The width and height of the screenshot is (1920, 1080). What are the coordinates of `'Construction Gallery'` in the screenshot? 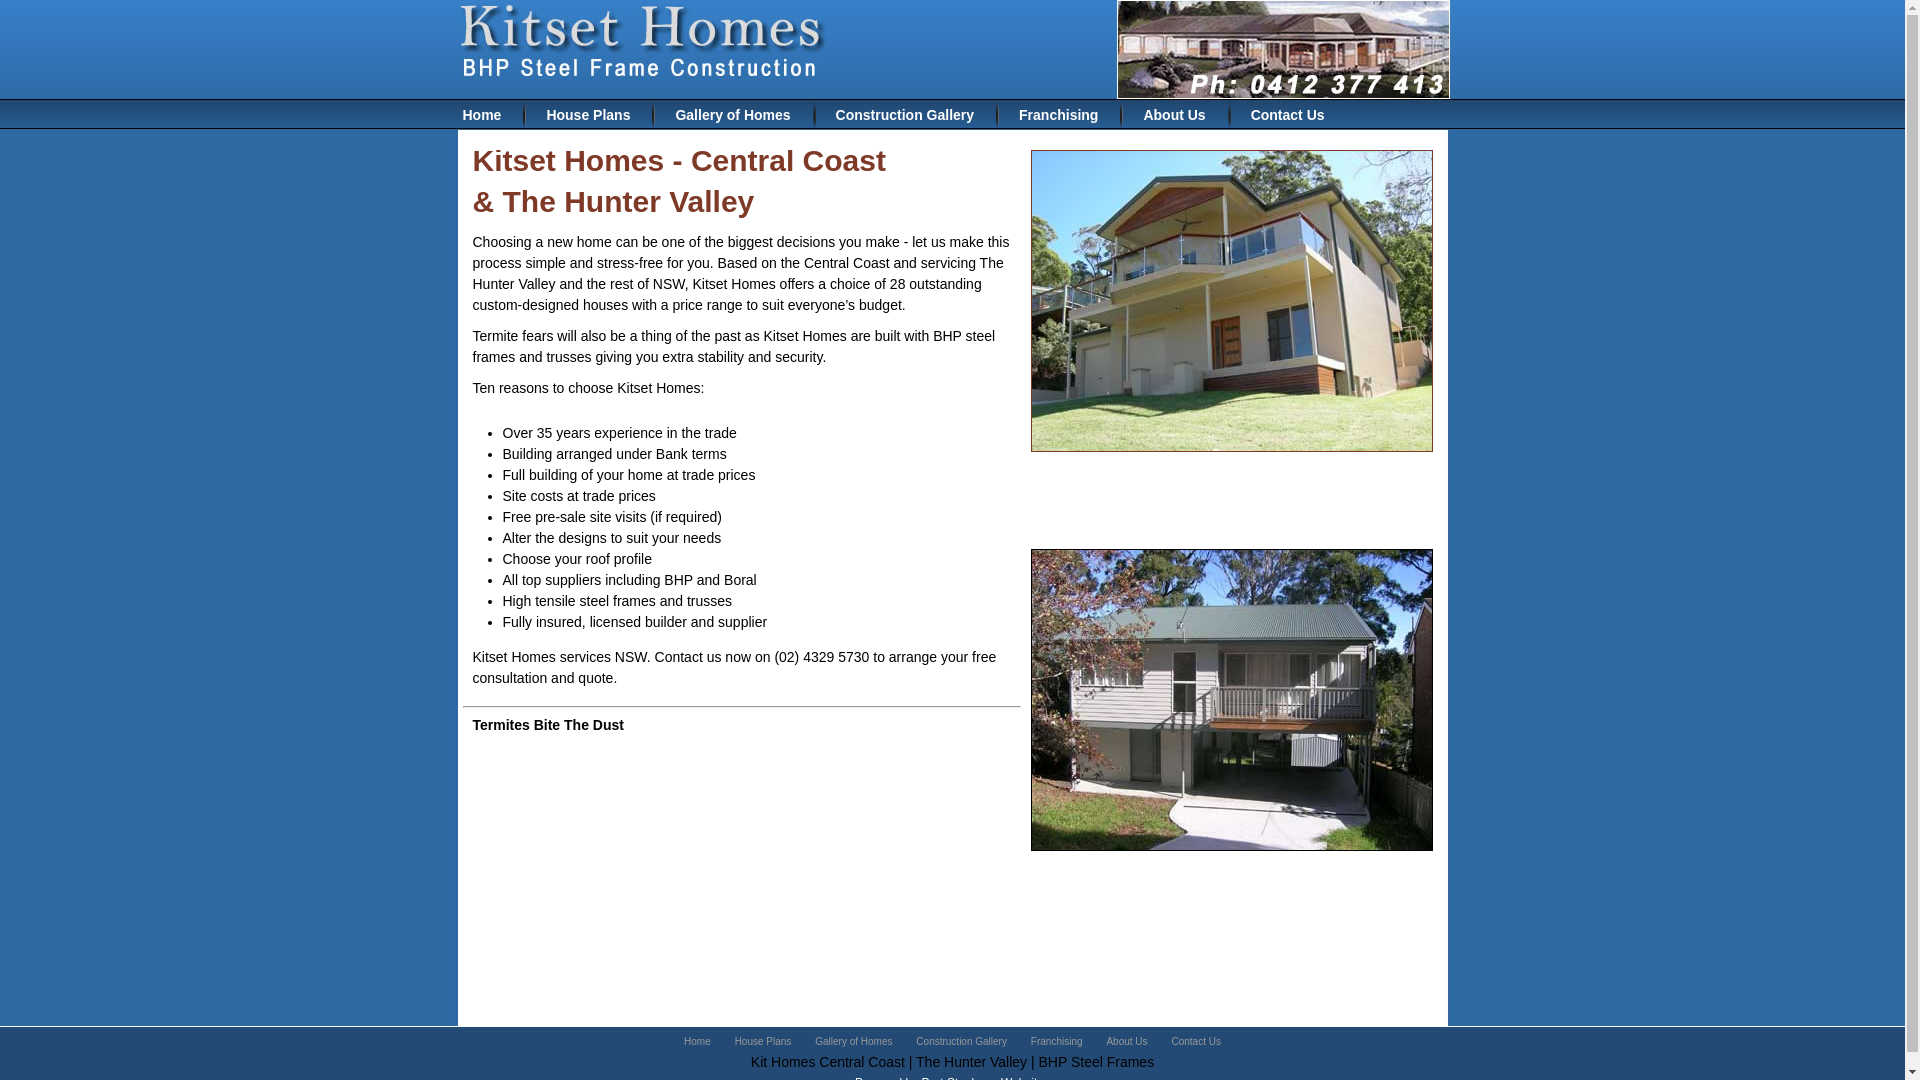 It's located at (961, 1040).